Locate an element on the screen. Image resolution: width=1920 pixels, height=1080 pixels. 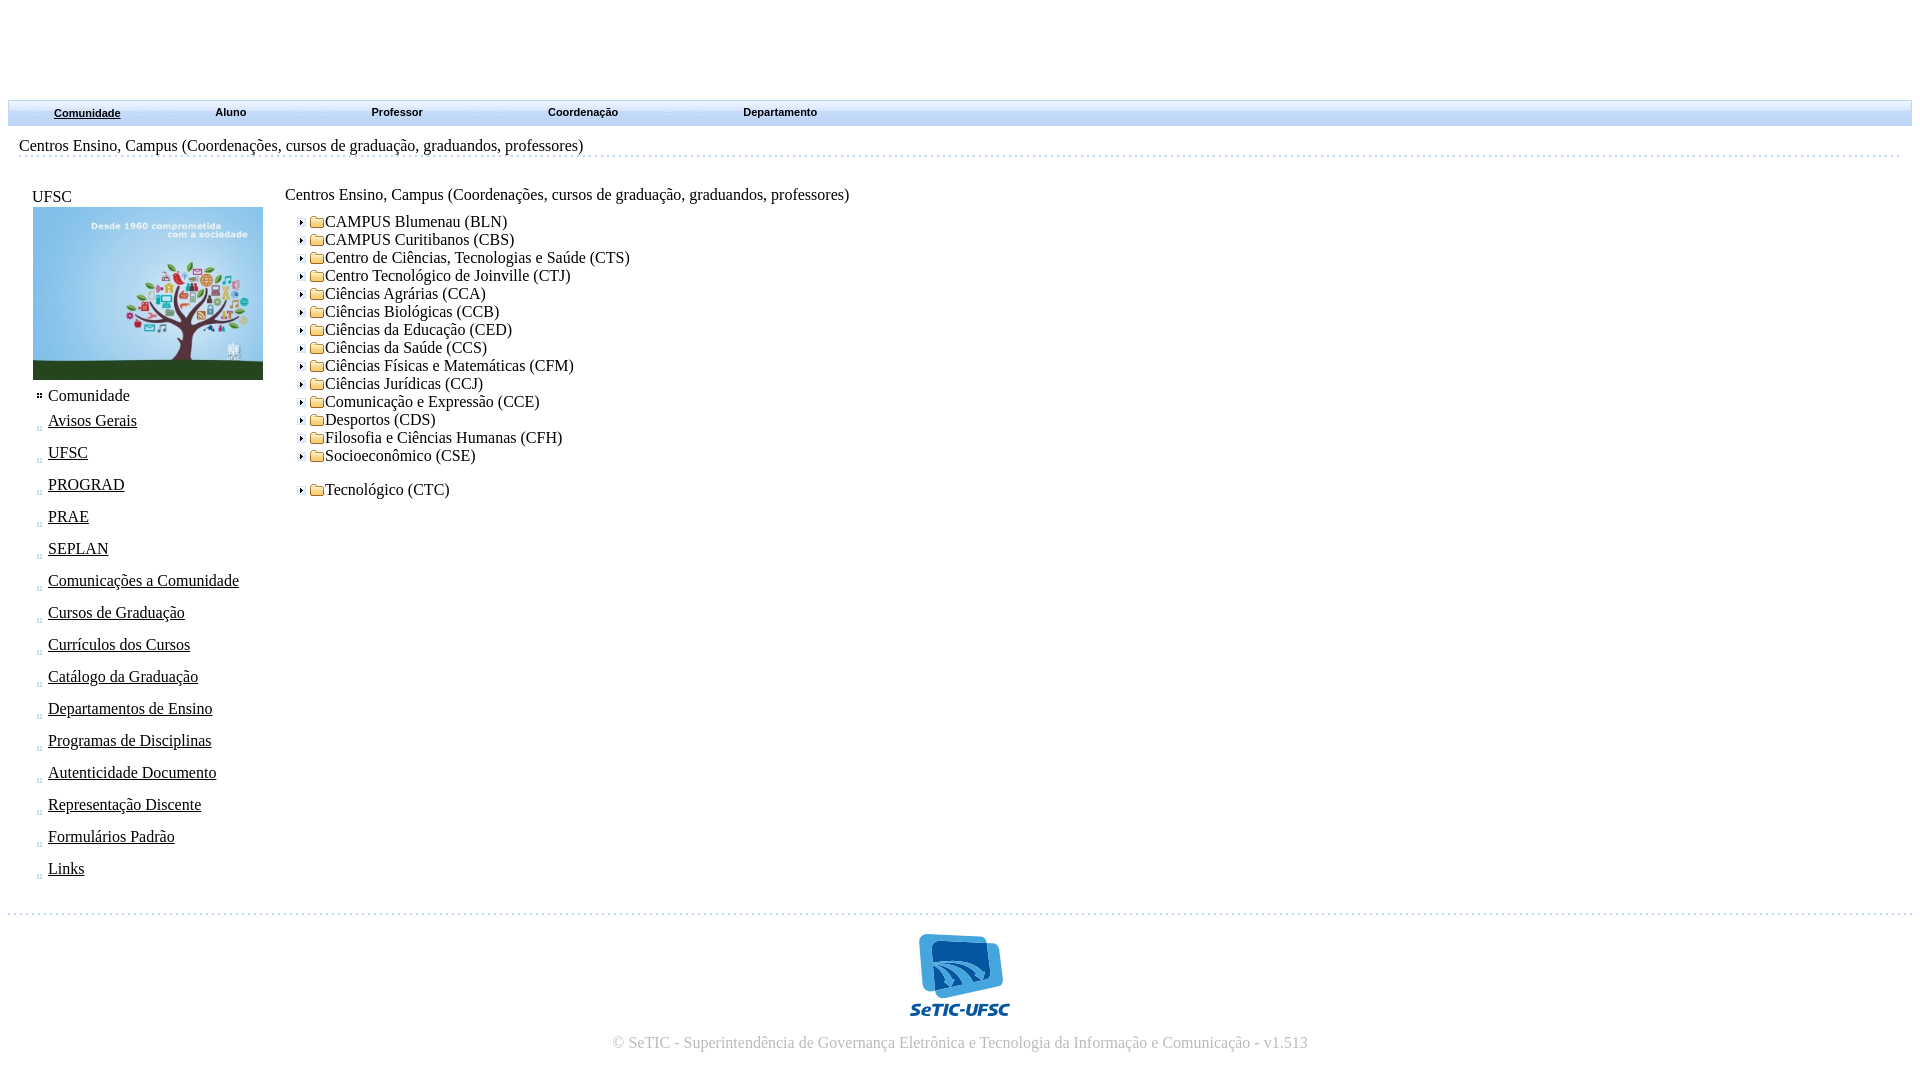
'Links' is located at coordinates (66, 867).